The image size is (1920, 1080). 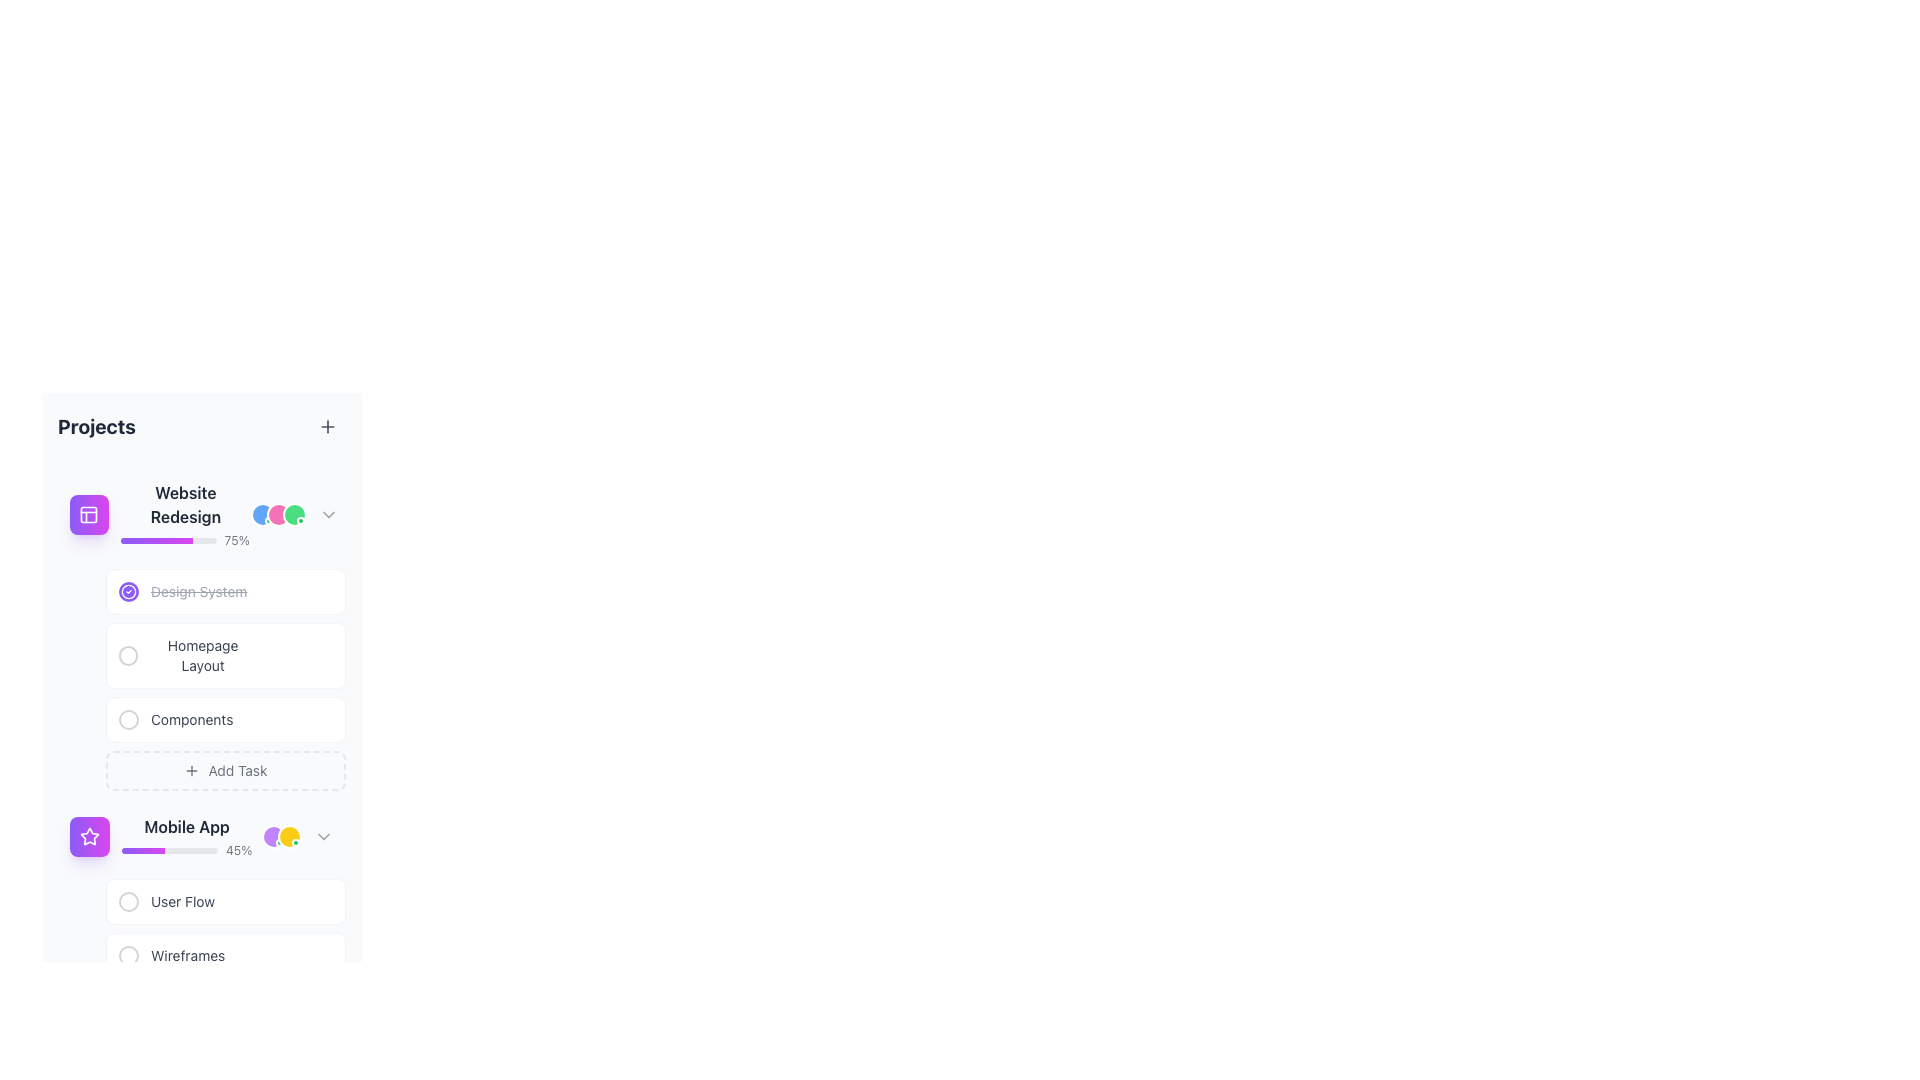 I want to click on the completed task list item with a strikethrough status and due date 'Today', located under the 'Website Redesign' project header, so click(x=225, y=590).